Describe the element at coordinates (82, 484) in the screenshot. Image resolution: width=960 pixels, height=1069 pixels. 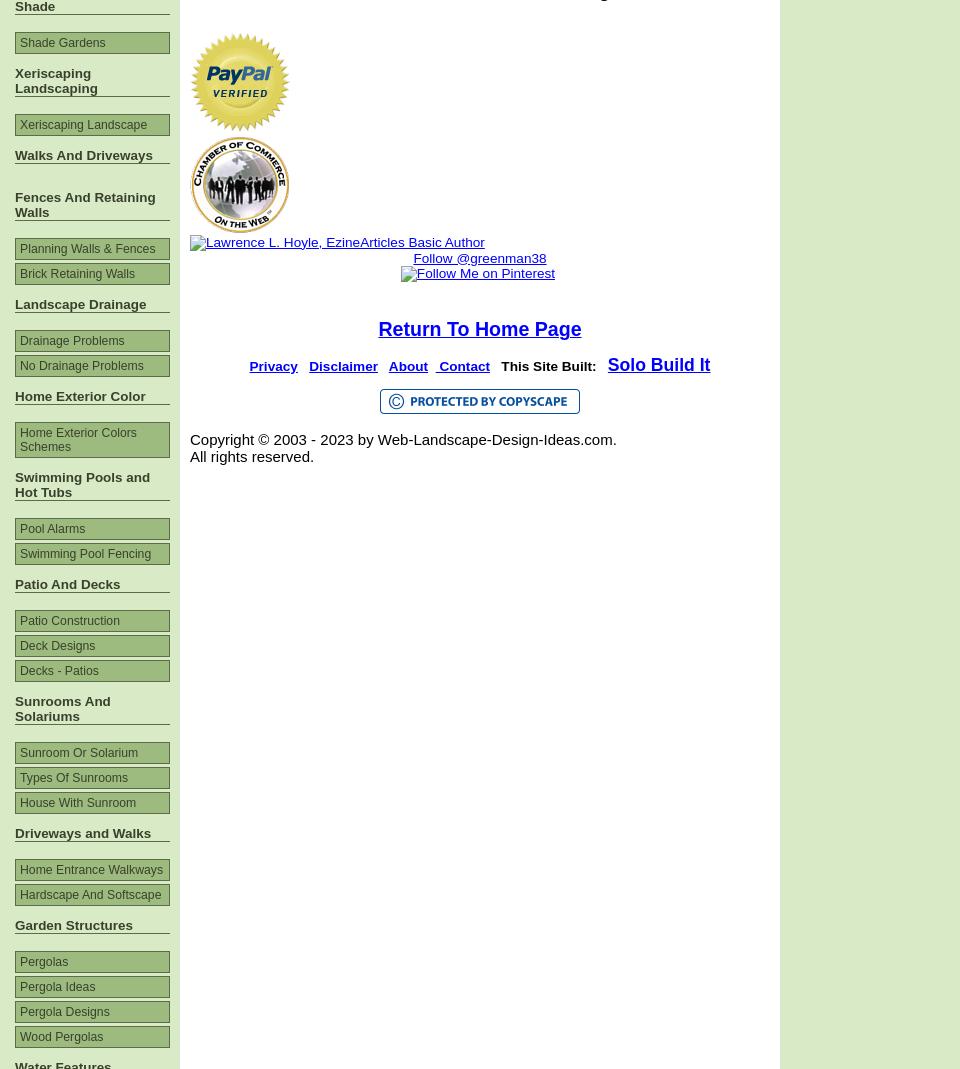
I see `'Swimming Pools and Hot Tubs'` at that location.